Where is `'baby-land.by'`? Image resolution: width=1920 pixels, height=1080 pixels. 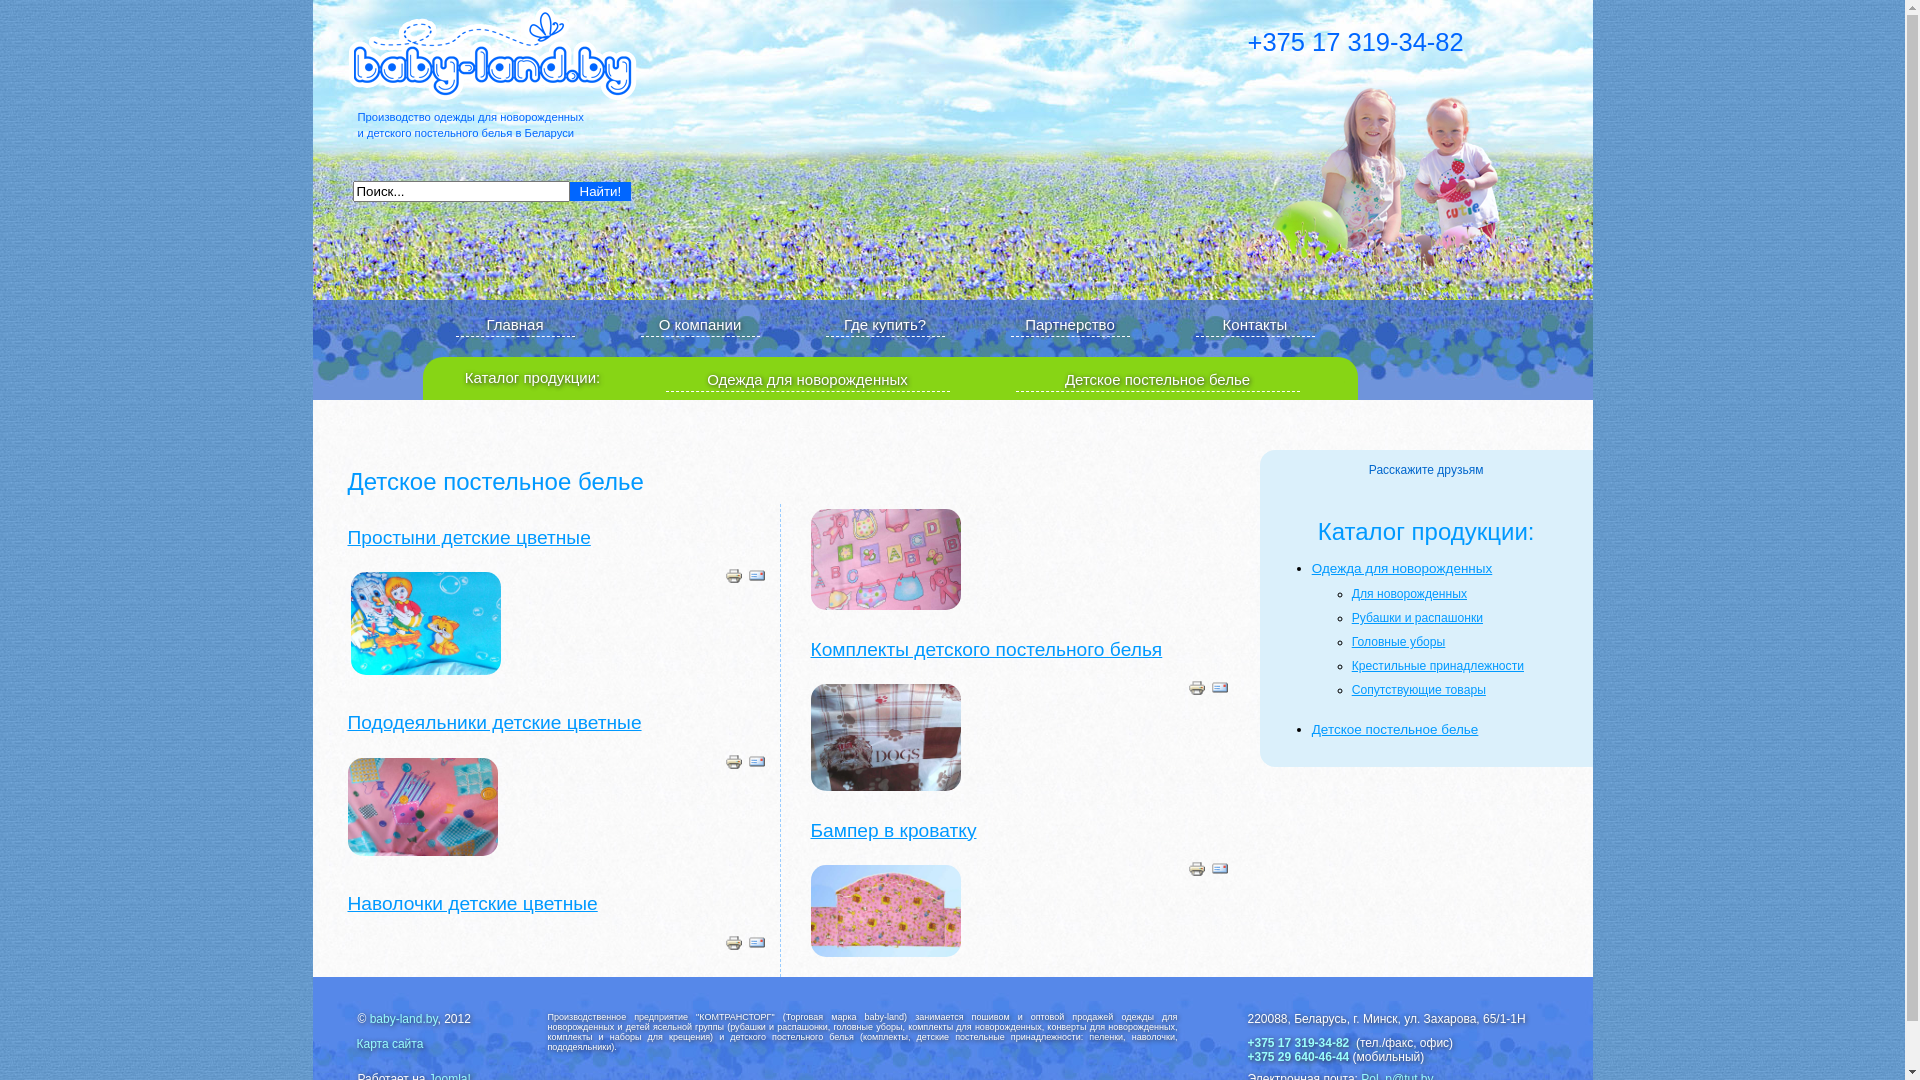 'baby-land.by' is located at coordinates (402, 1018).